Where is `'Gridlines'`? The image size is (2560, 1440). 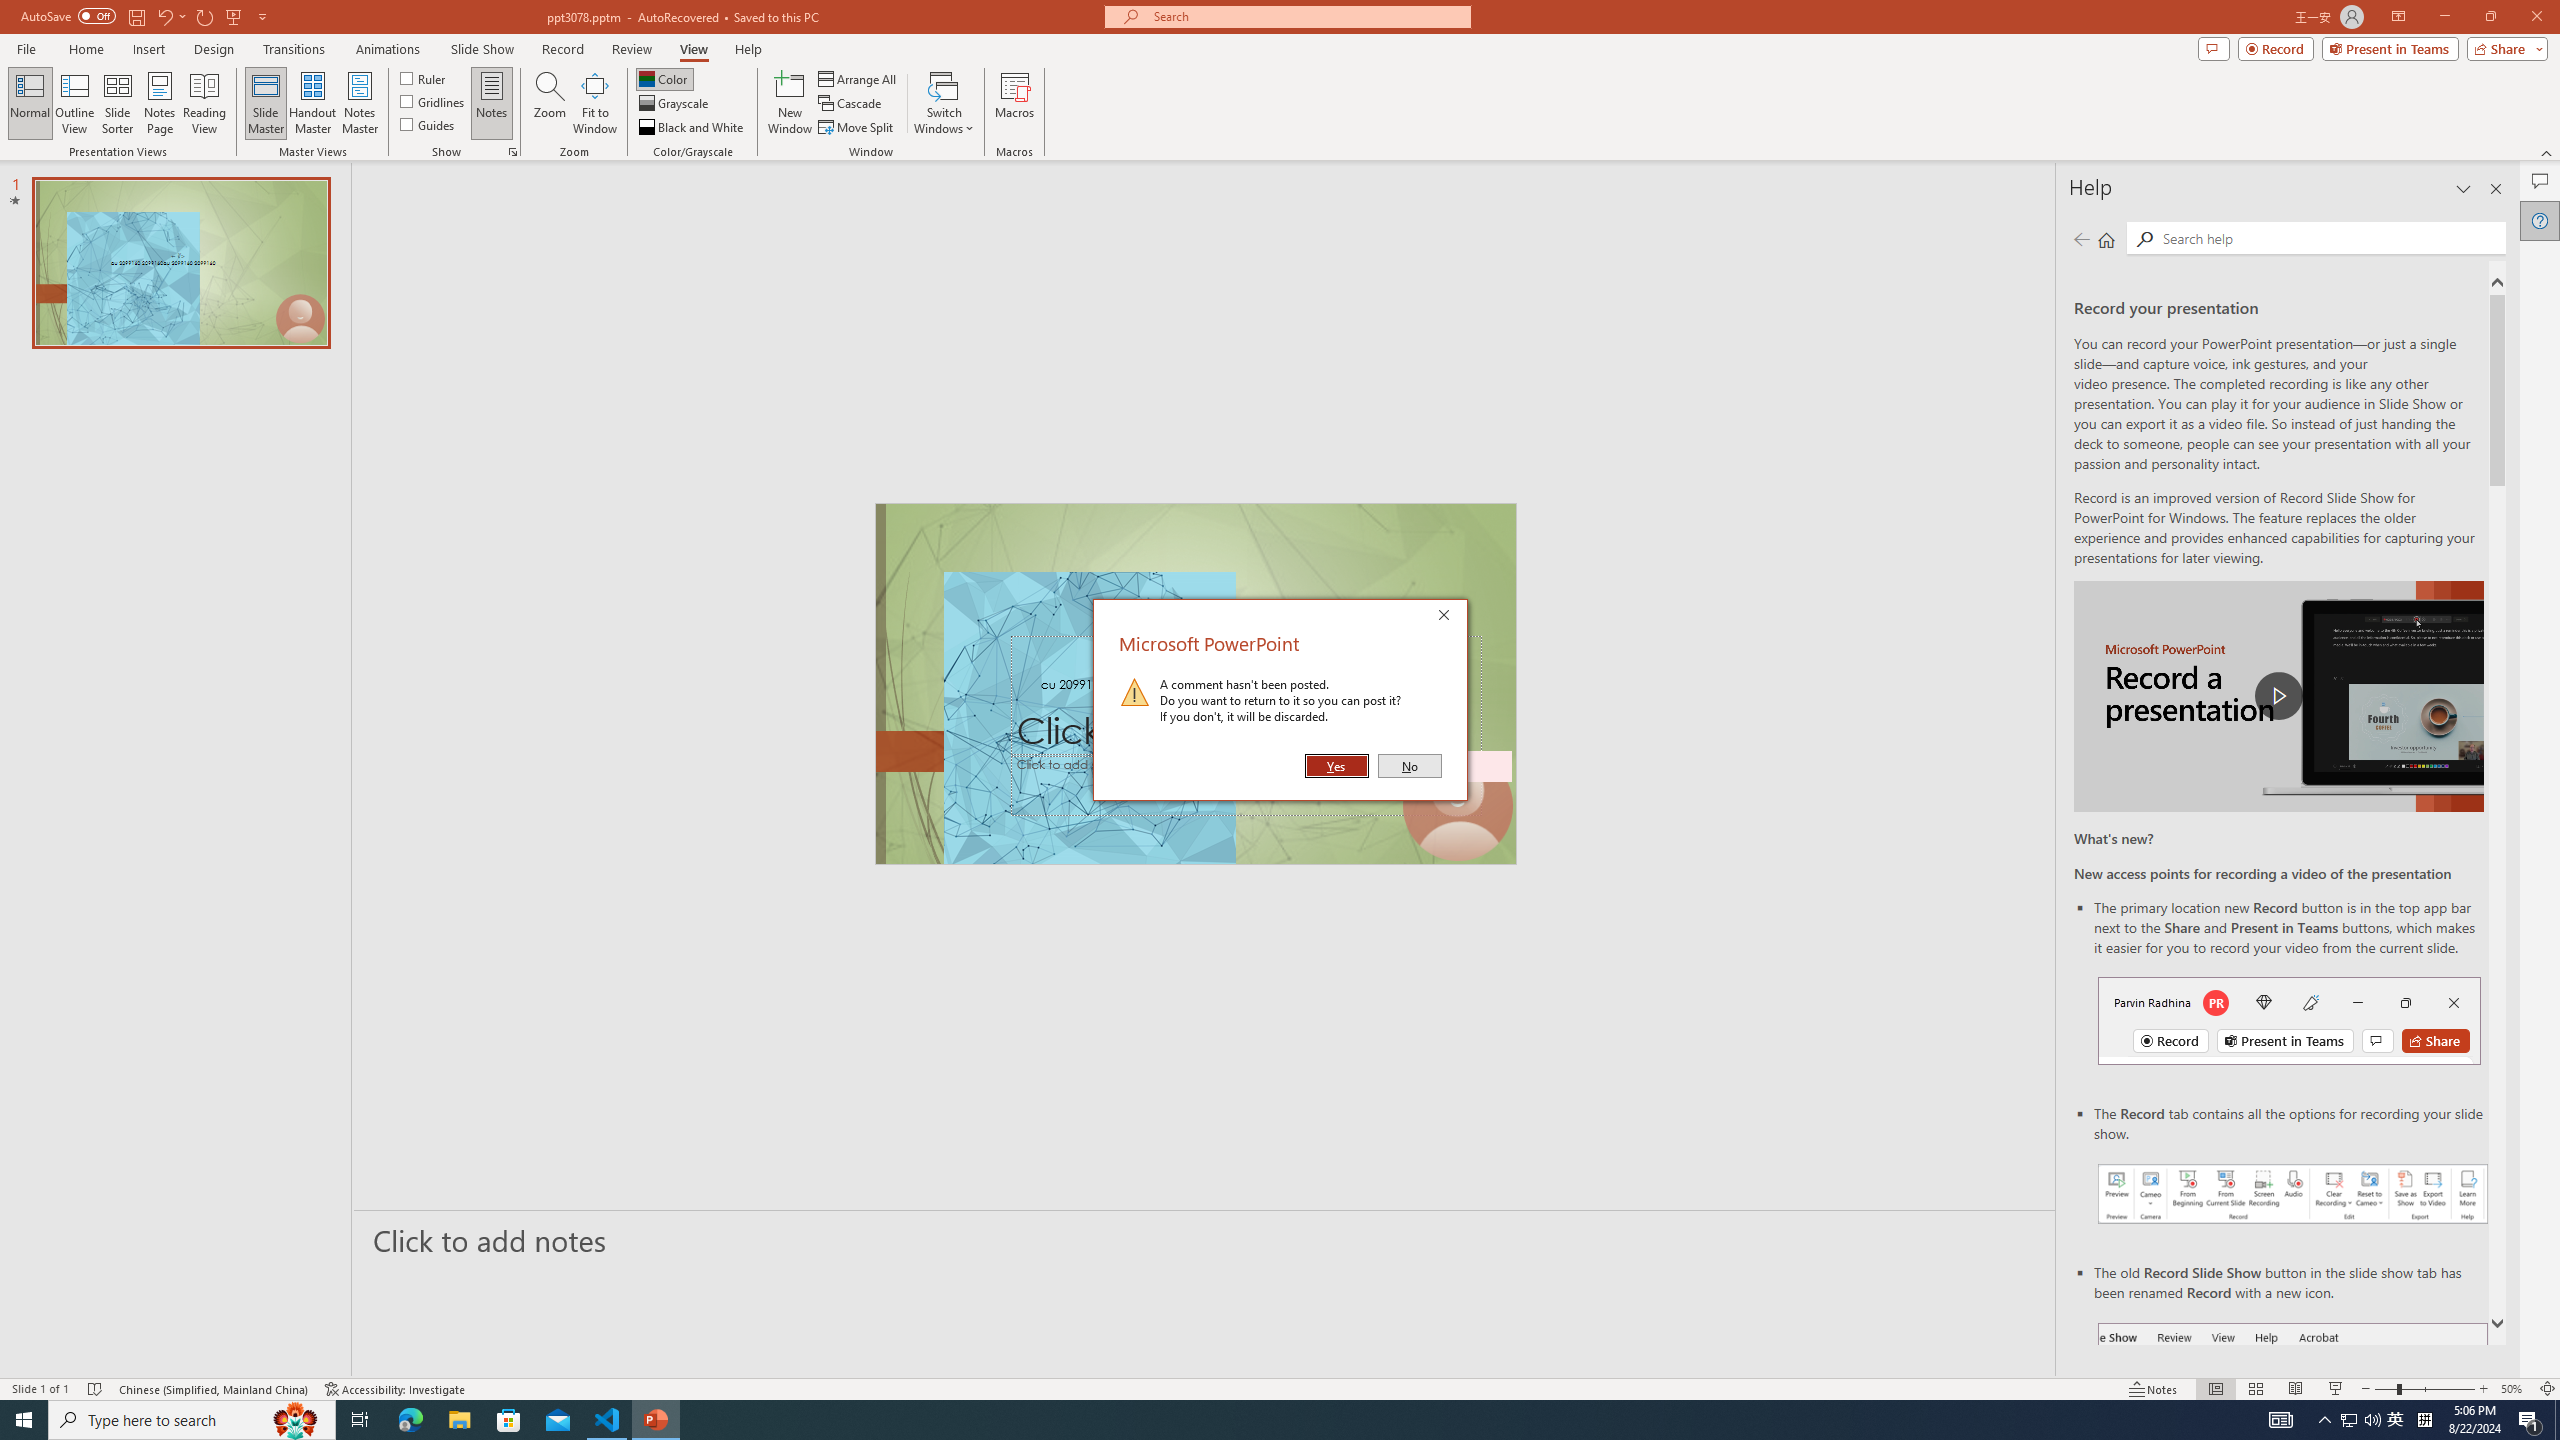 'Gridlines' is located at coordinates (432, 99).